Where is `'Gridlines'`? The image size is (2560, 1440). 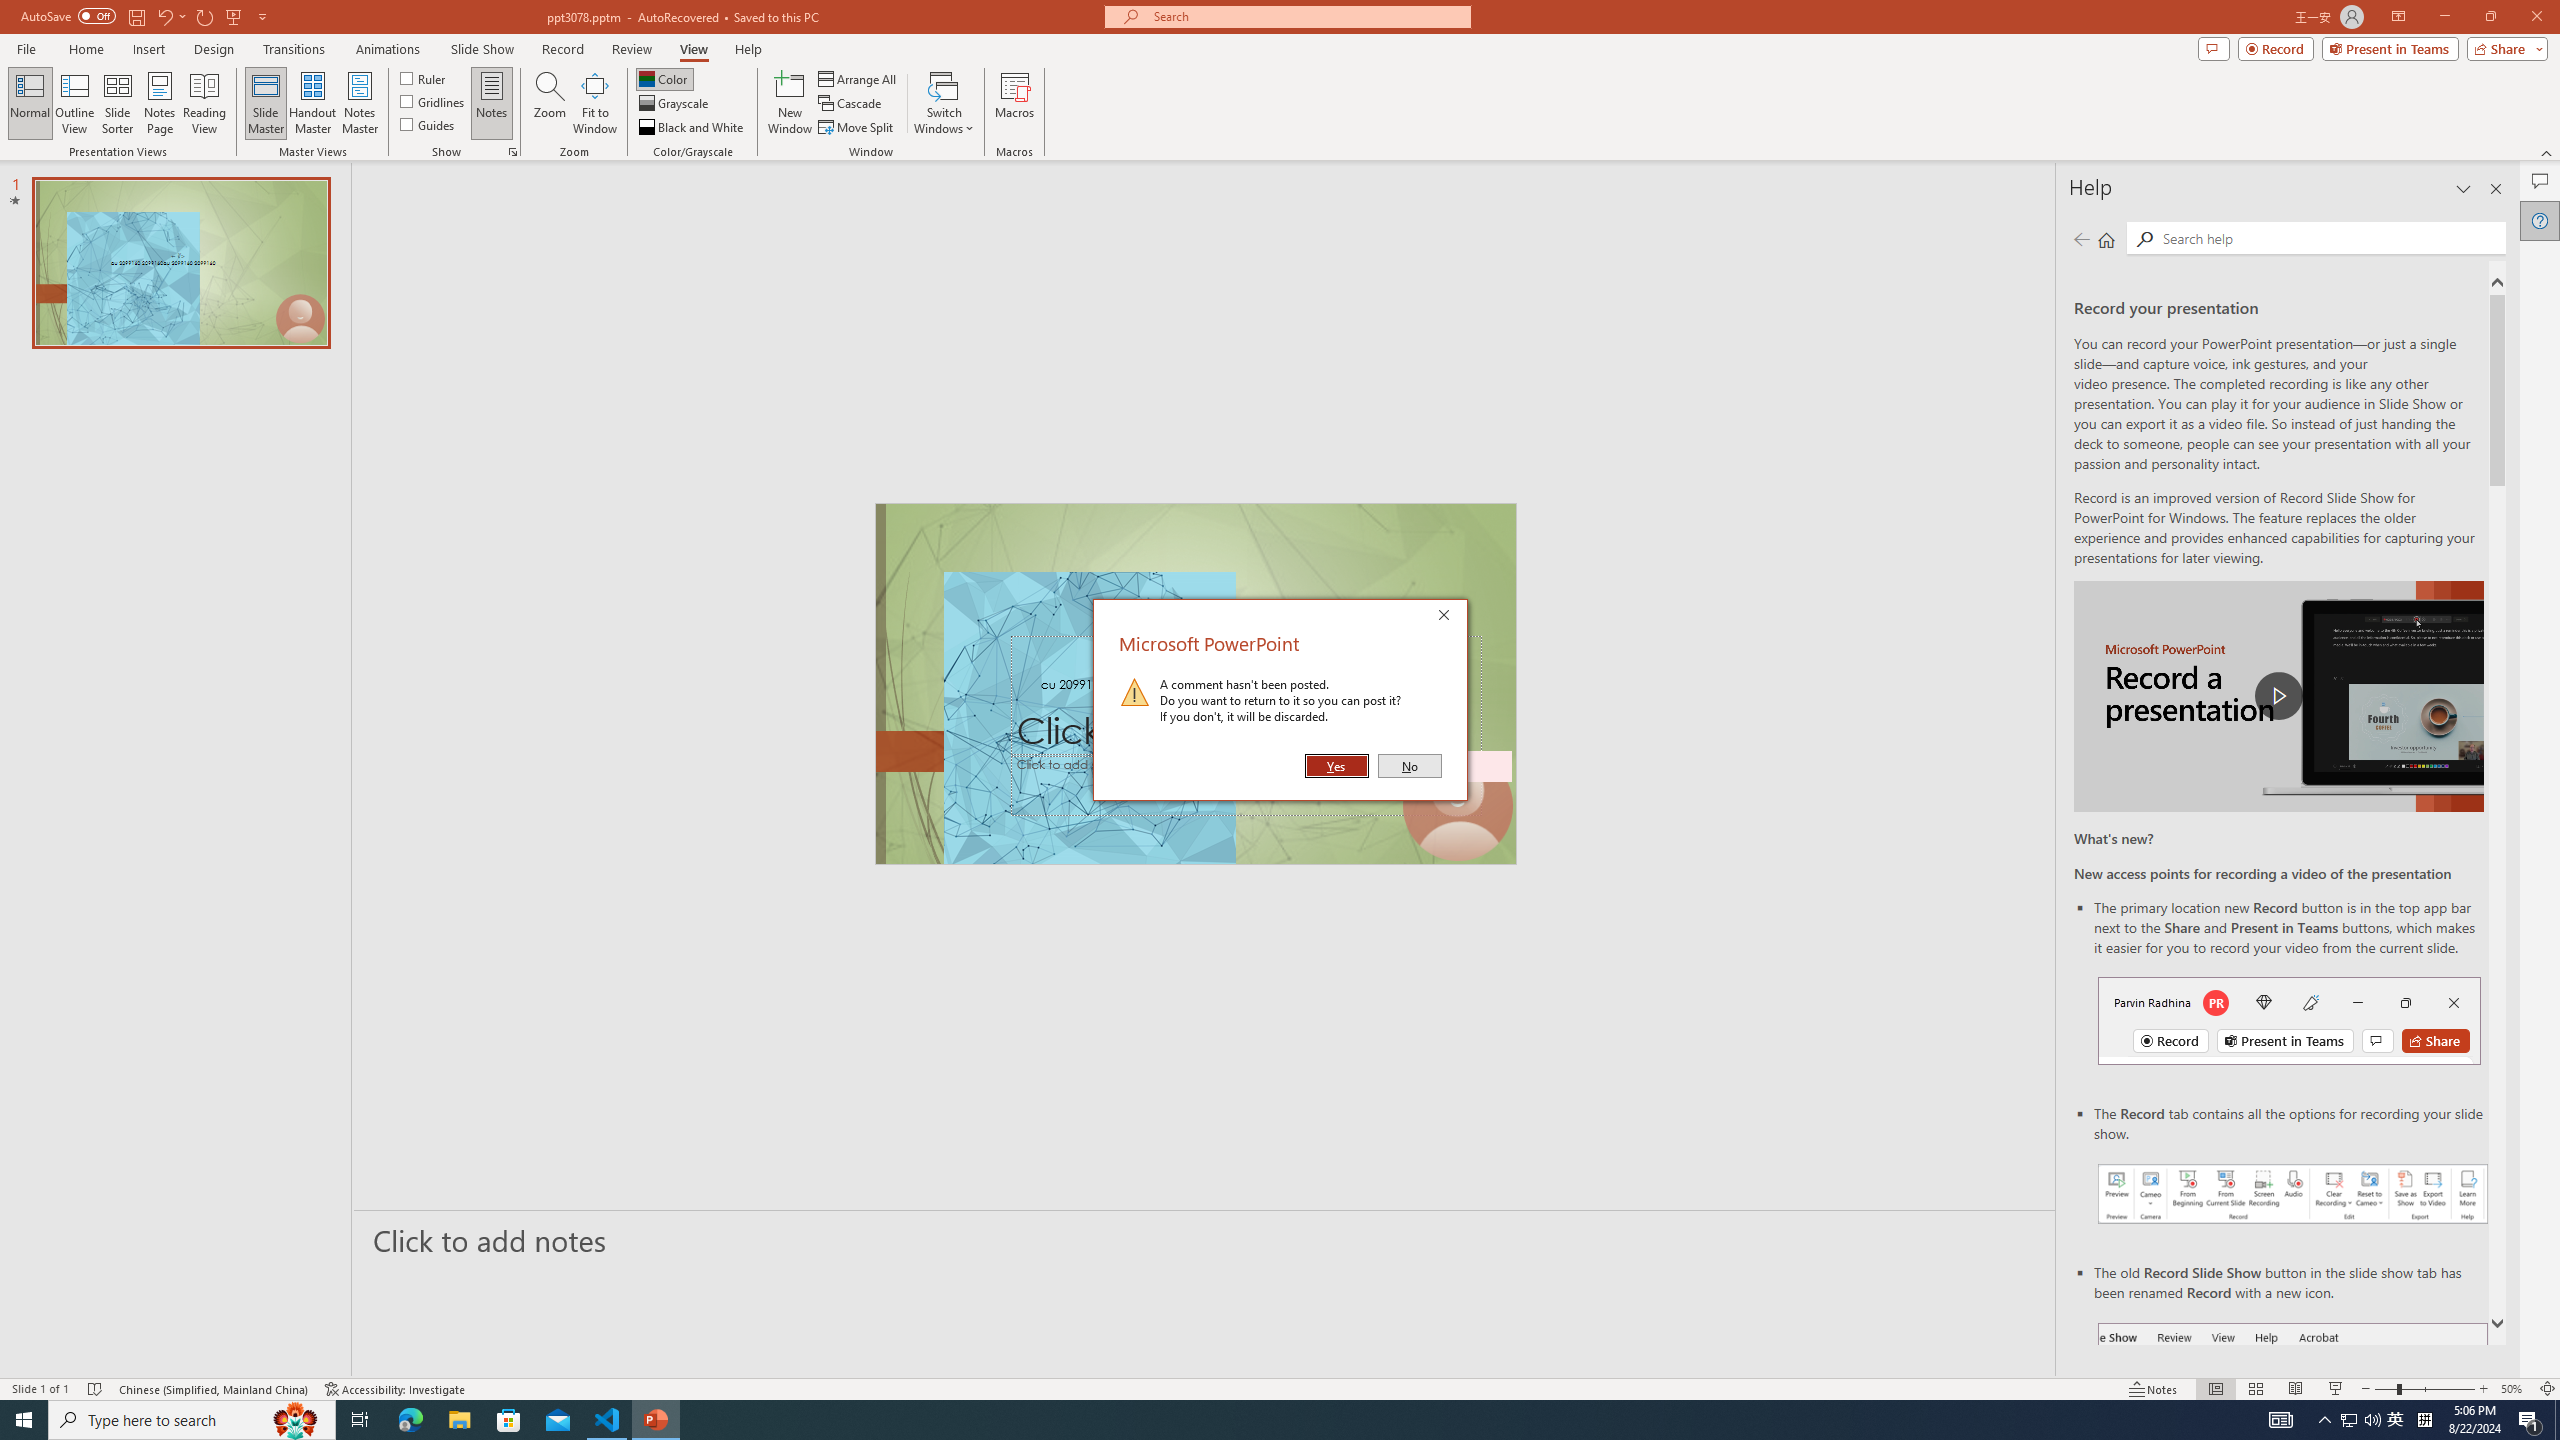 'Gridlines' is located at coordinates (432, 99).